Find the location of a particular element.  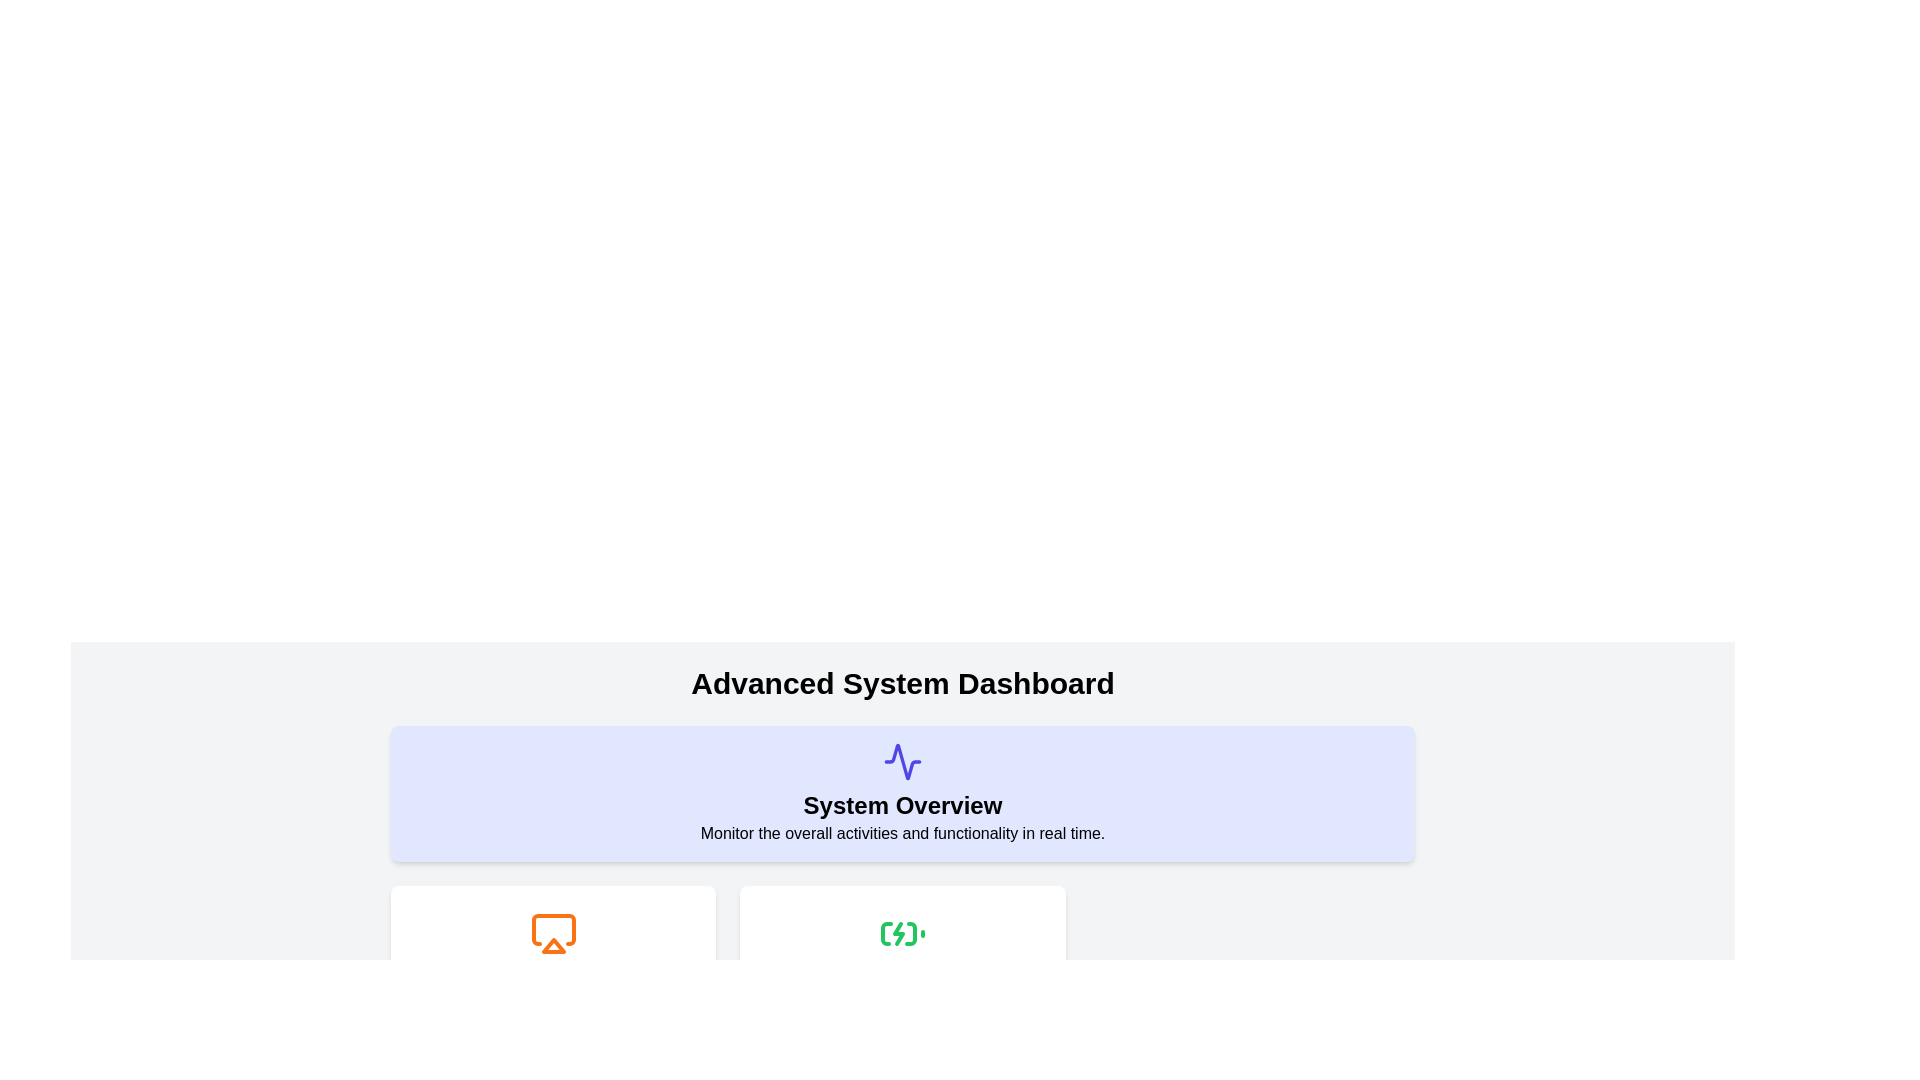

the display or airplay icon located at the top left corner of the 'Display Configuration' section, which visually represents display functionality is located at coordinates (553, 933).